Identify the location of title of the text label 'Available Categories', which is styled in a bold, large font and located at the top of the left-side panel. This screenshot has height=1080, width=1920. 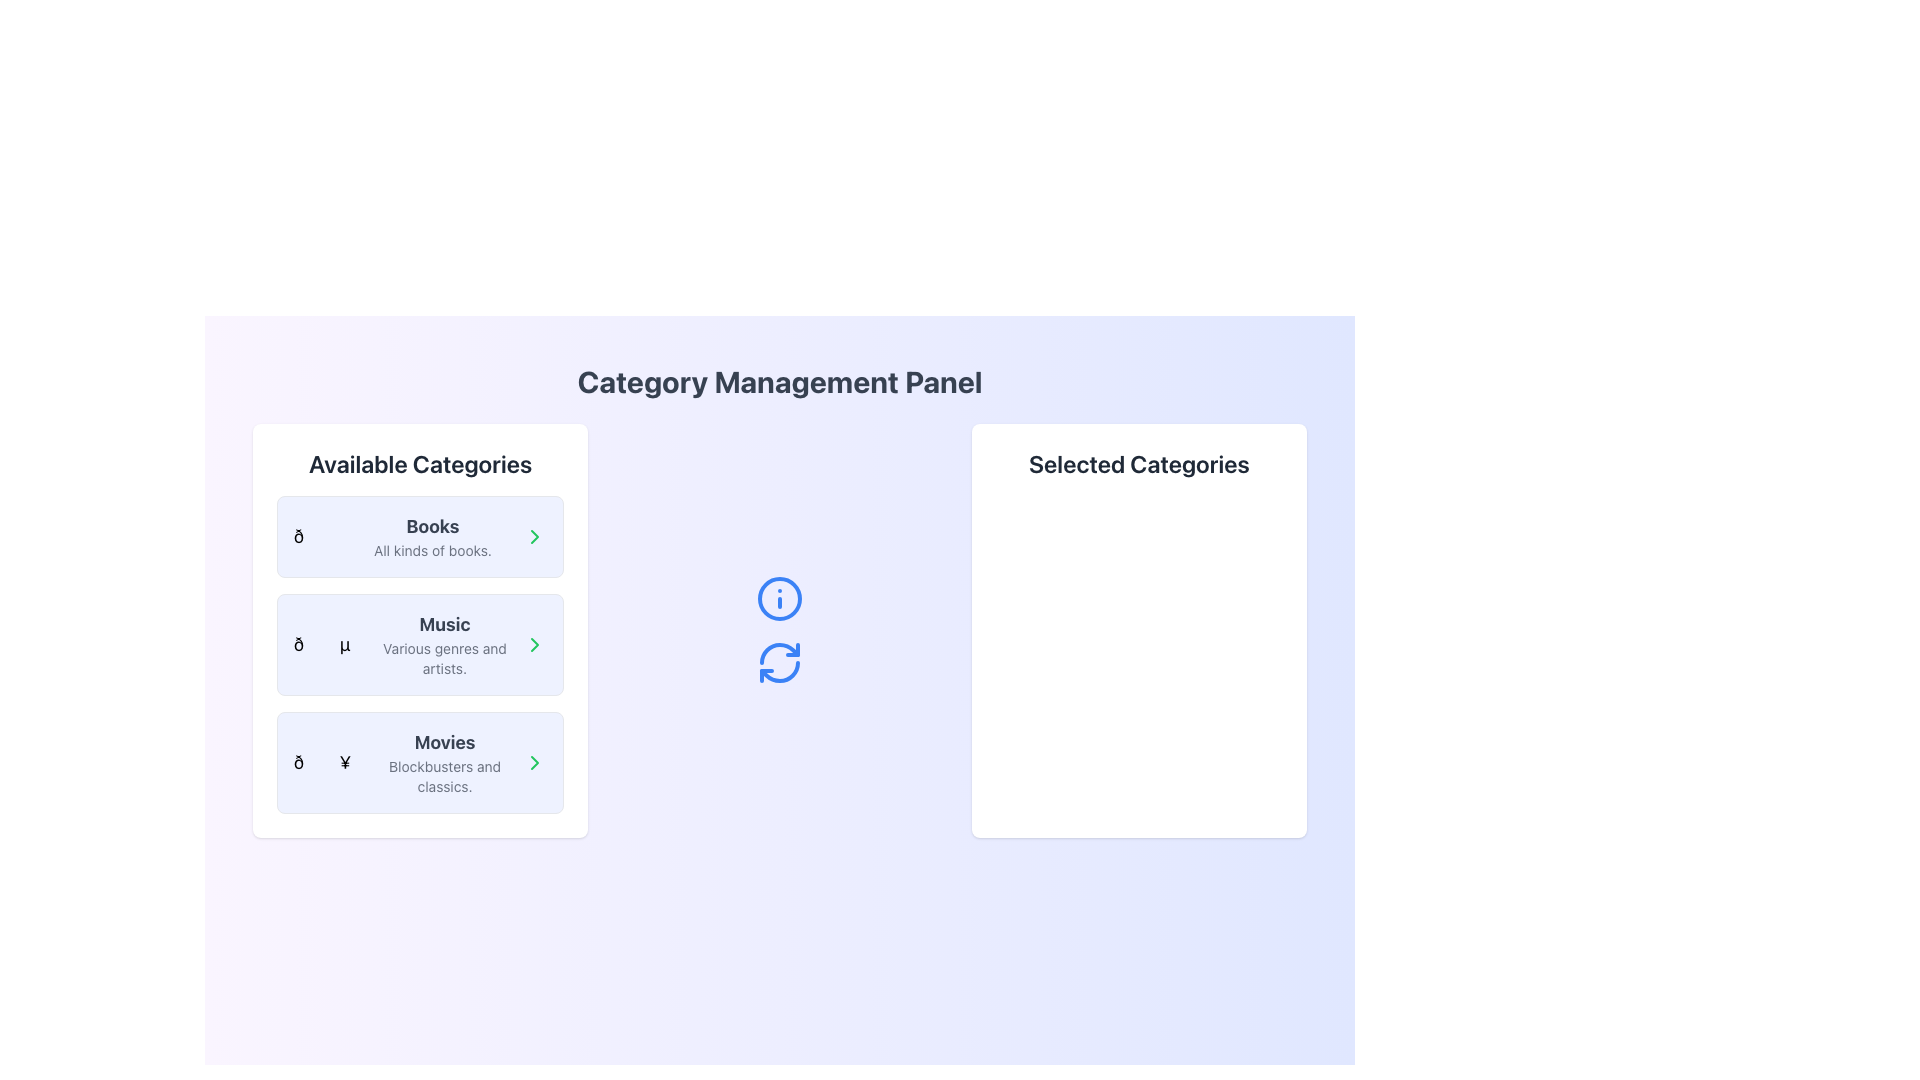
(419, 463).